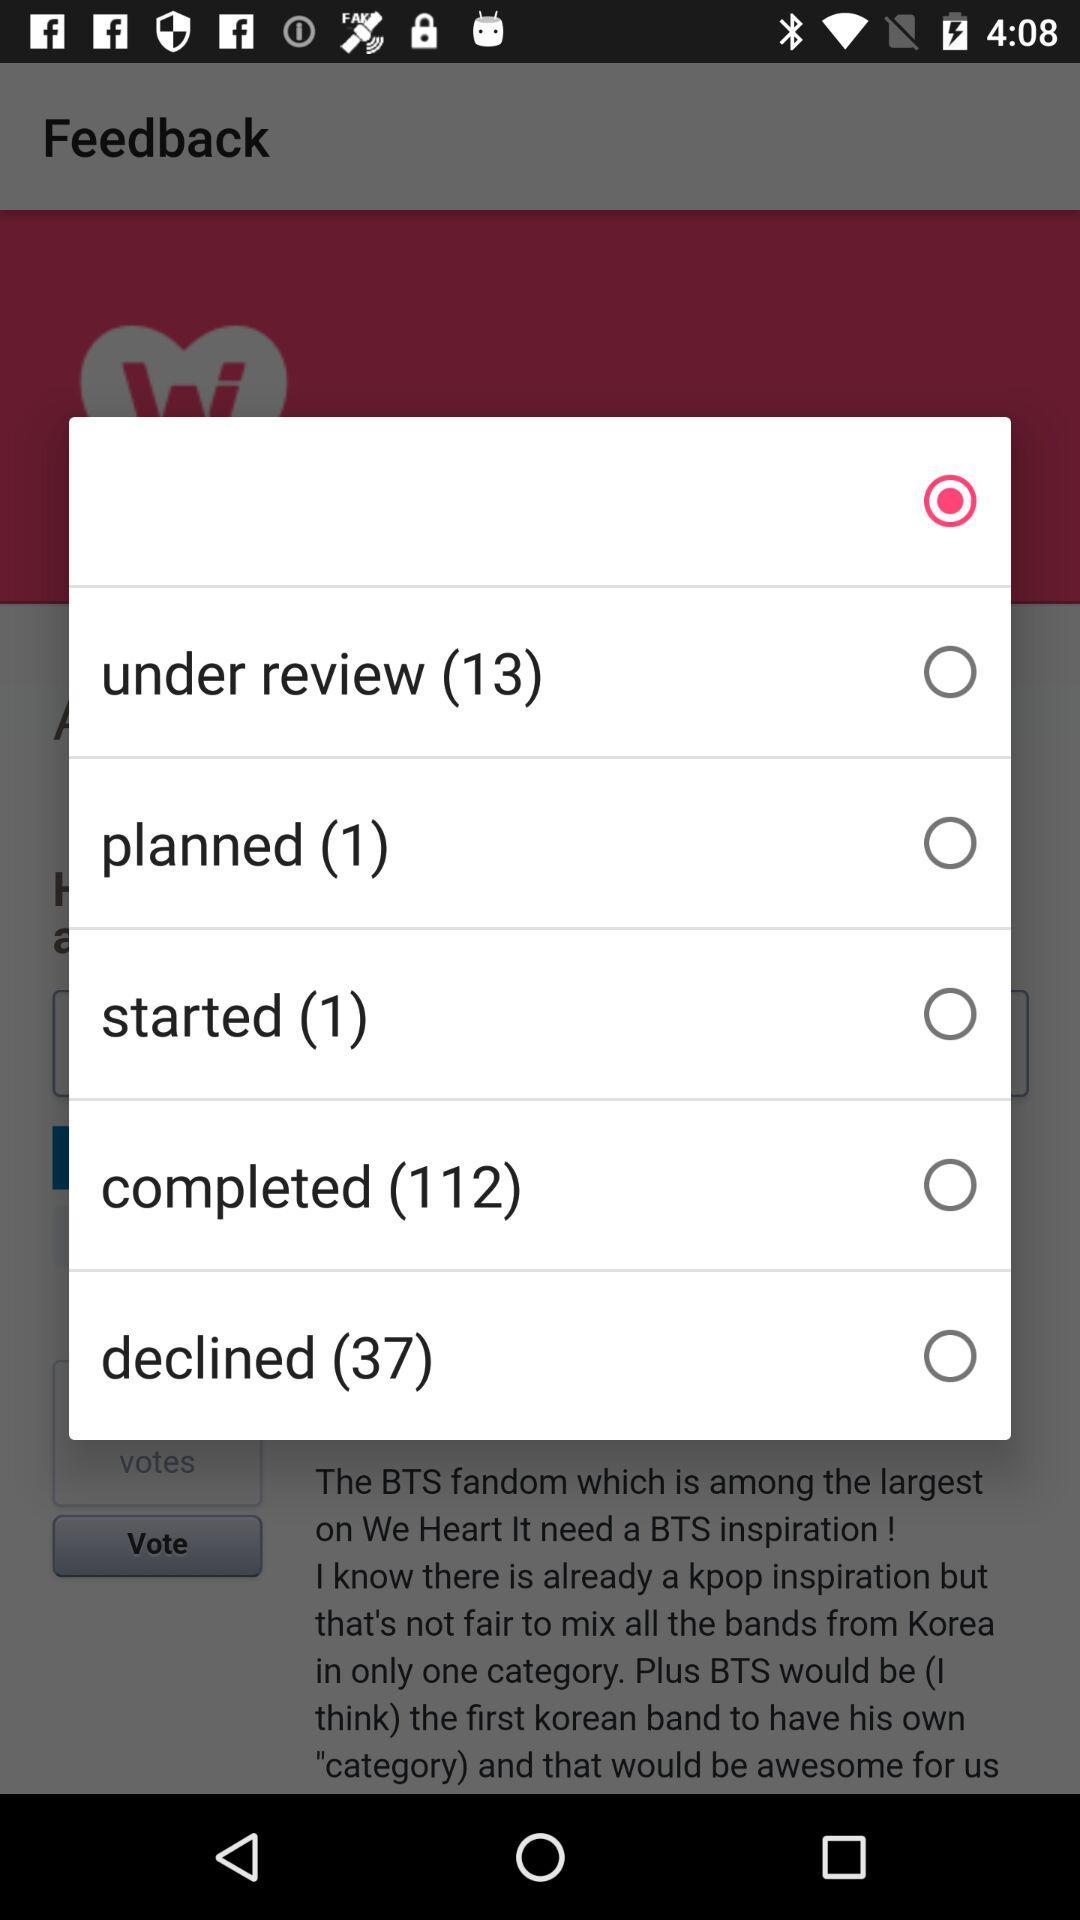 The width and height of the screenshot is (1080, 1920). Describe the element at coordinates (540, 1013) in the screenshot. I see `the item above the completed (112)` at that location.